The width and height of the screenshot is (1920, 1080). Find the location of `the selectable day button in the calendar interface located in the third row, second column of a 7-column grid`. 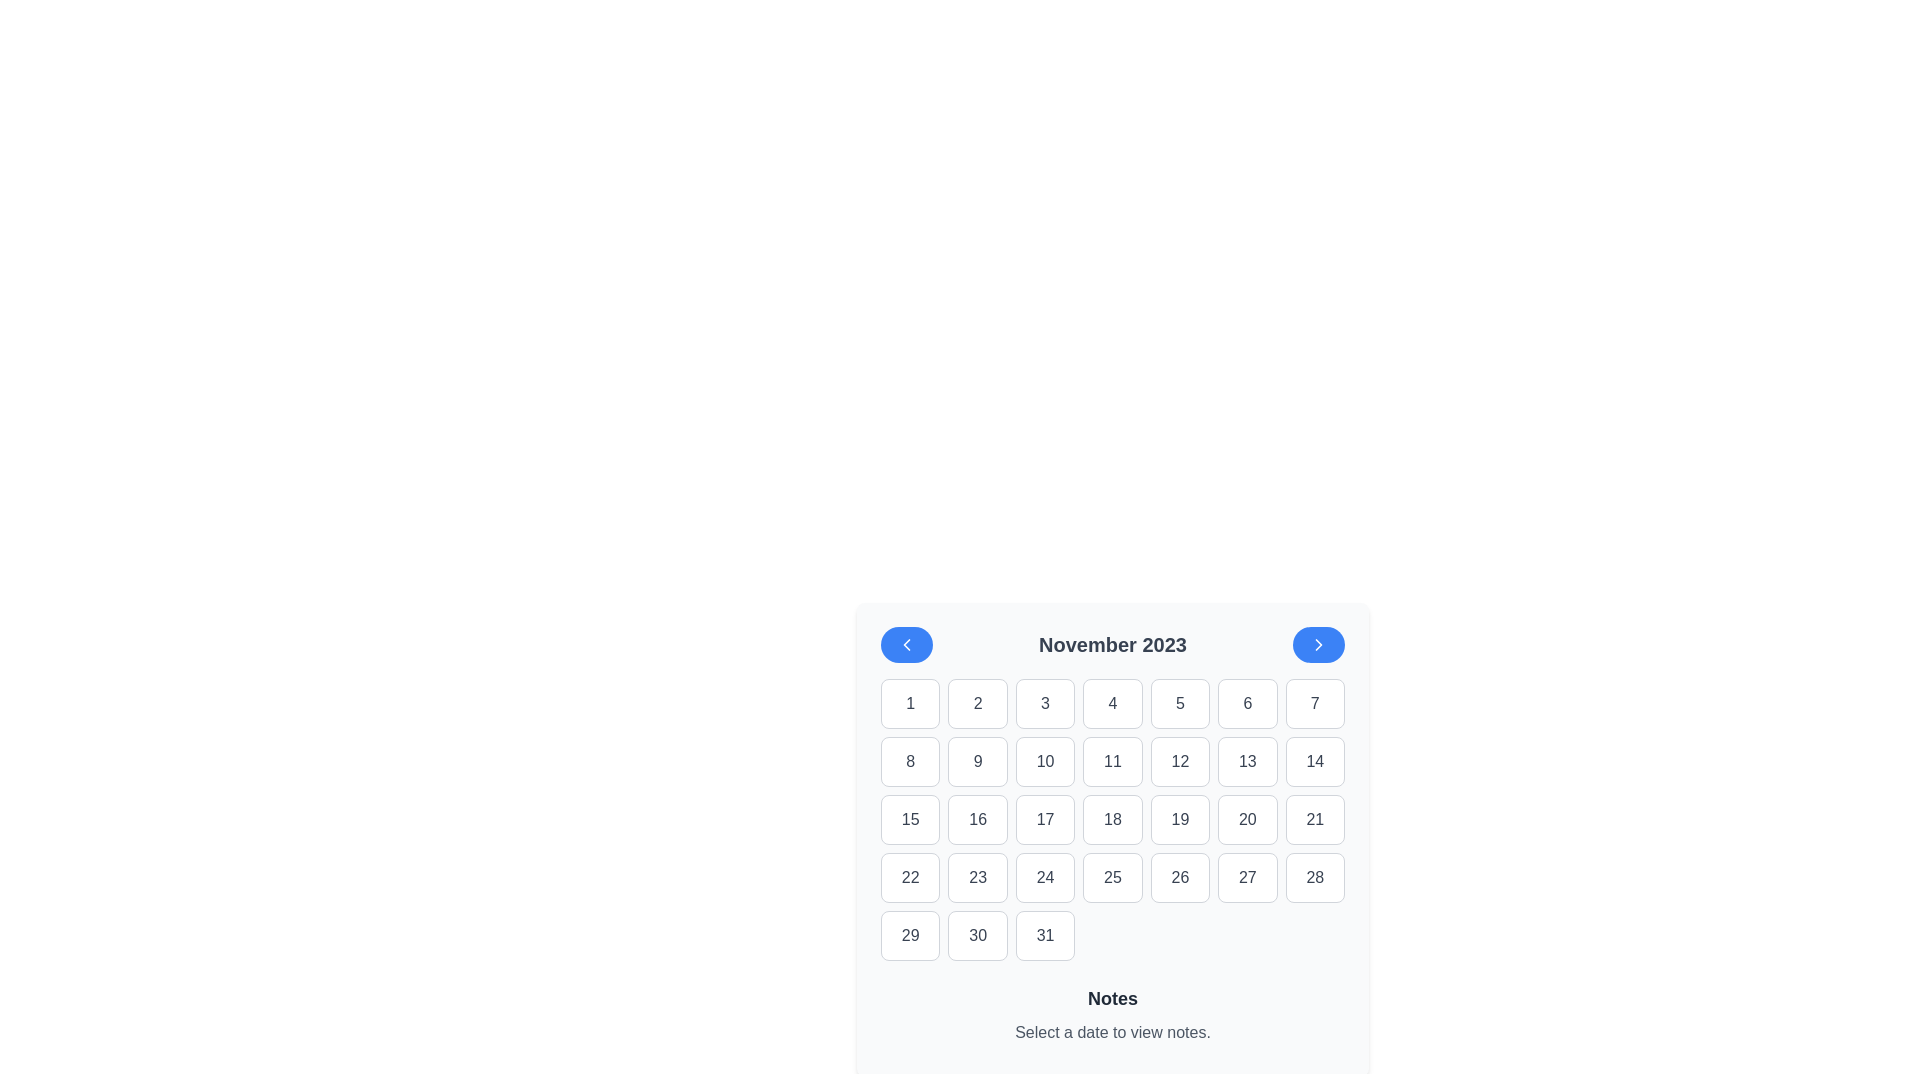

the selectable day button in the calendar interface located in the third row, second column of a 7-column grid is located at coordinates (978, 820).